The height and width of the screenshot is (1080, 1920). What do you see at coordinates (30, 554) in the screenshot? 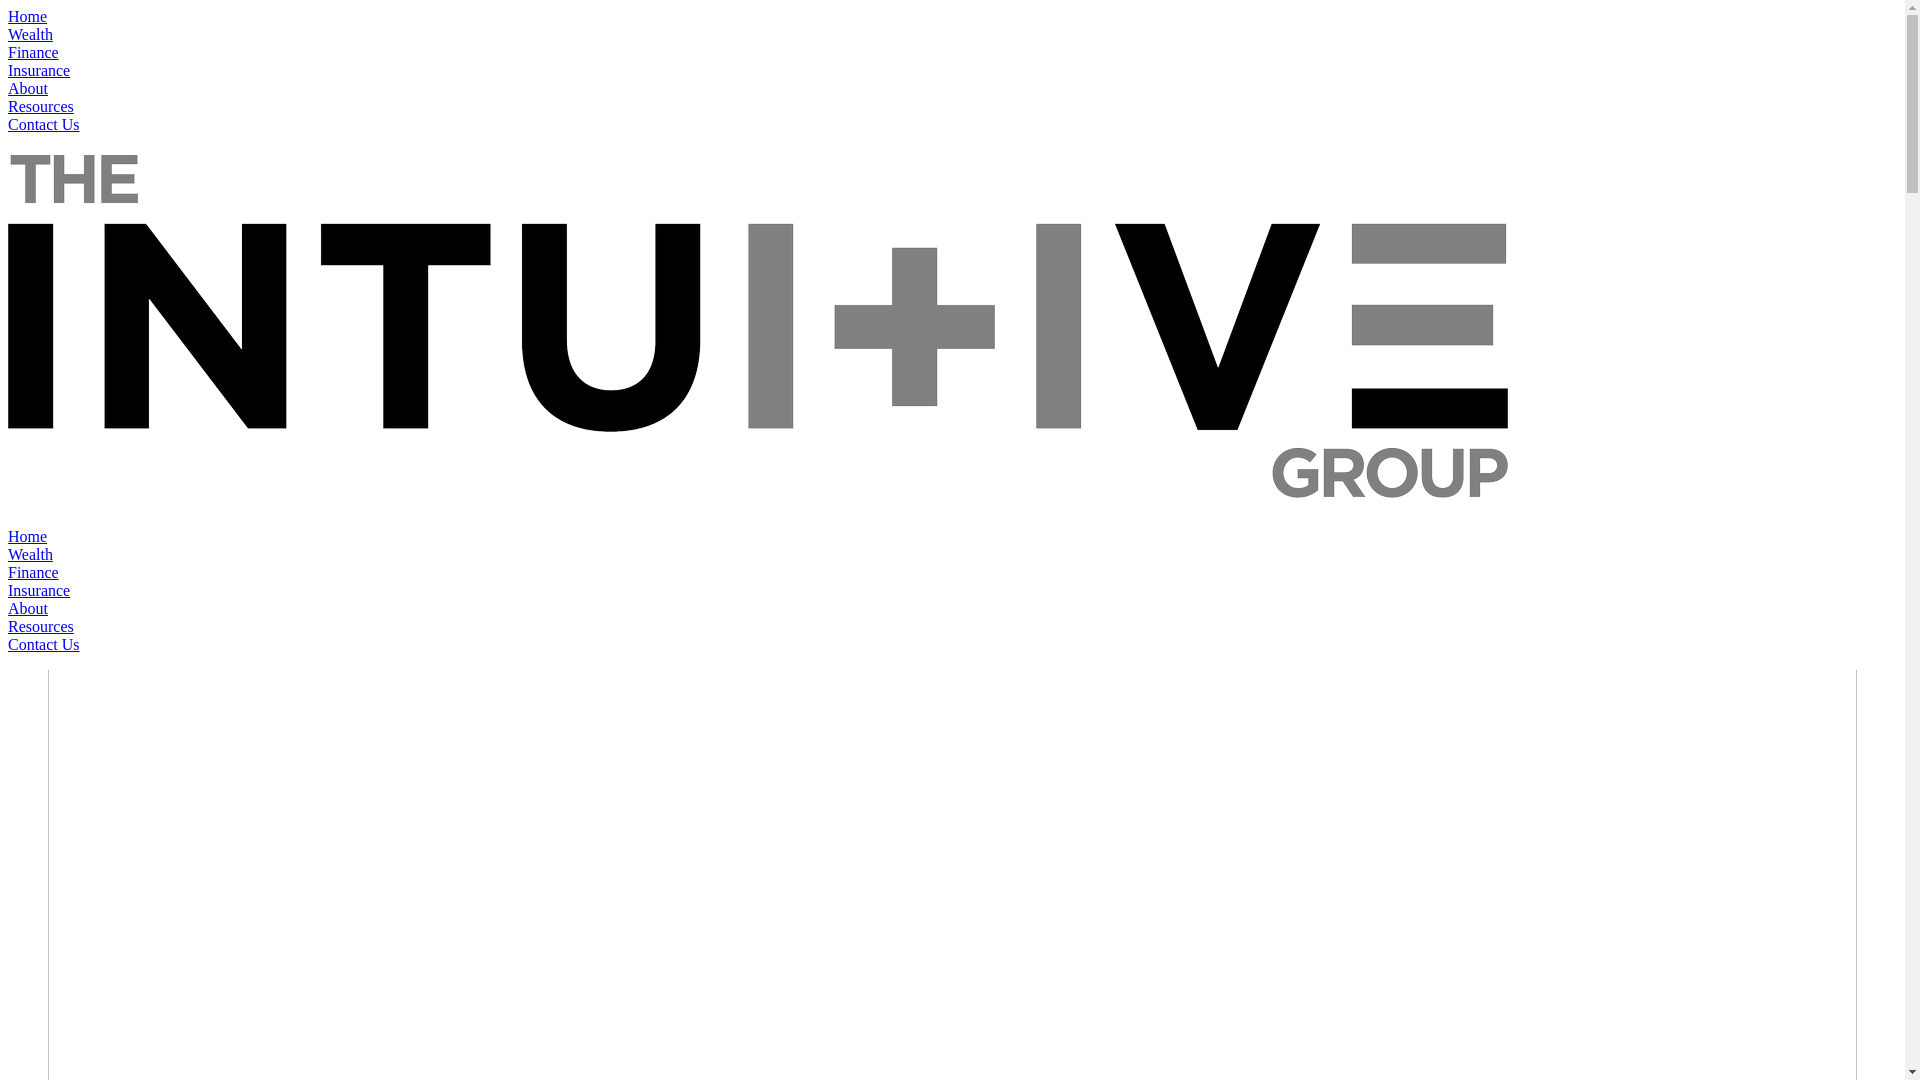
I see `'Wealth'` at bounding box center [30, 554].